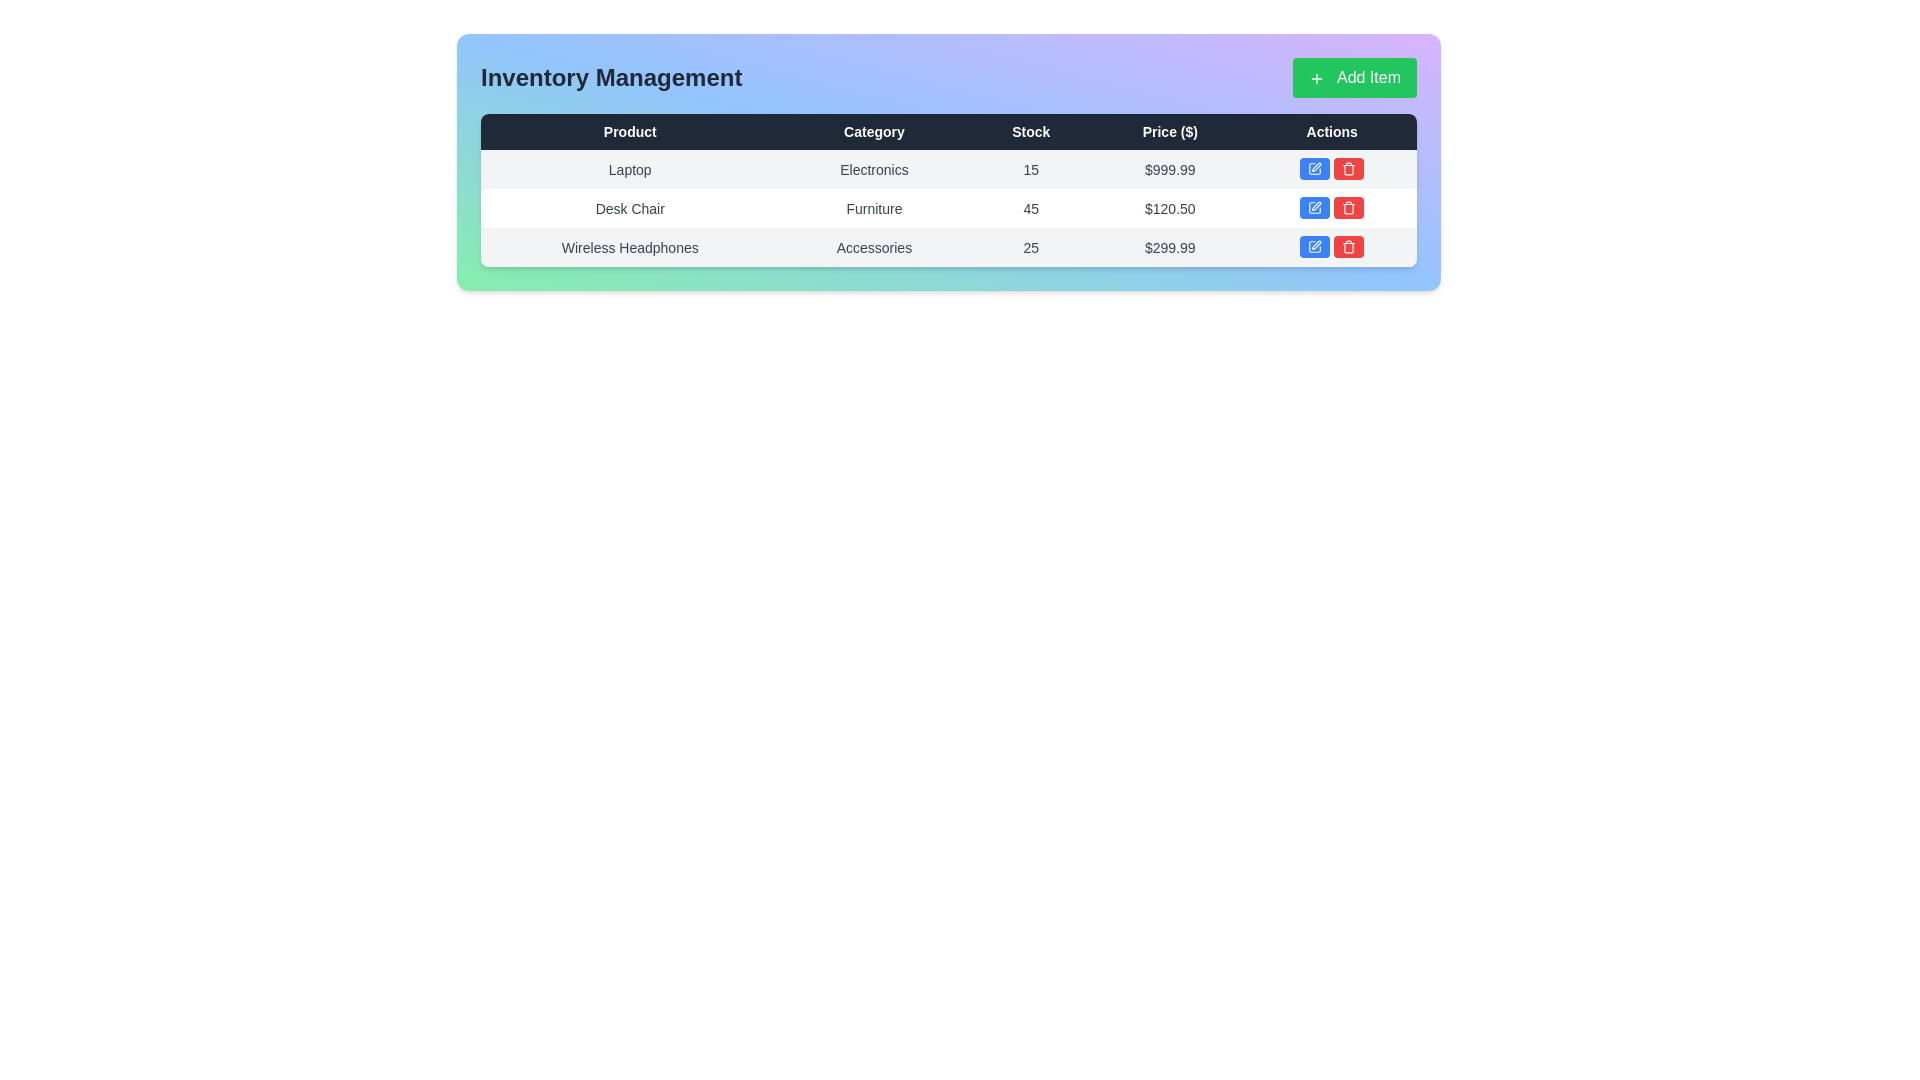 This screenshot has width=1920, height=1080. I want to click on the text field labeled 'Accessories' located in the third row of the table under the 'Category' column for the product 'Wireless Headphones', so click(874, 246).